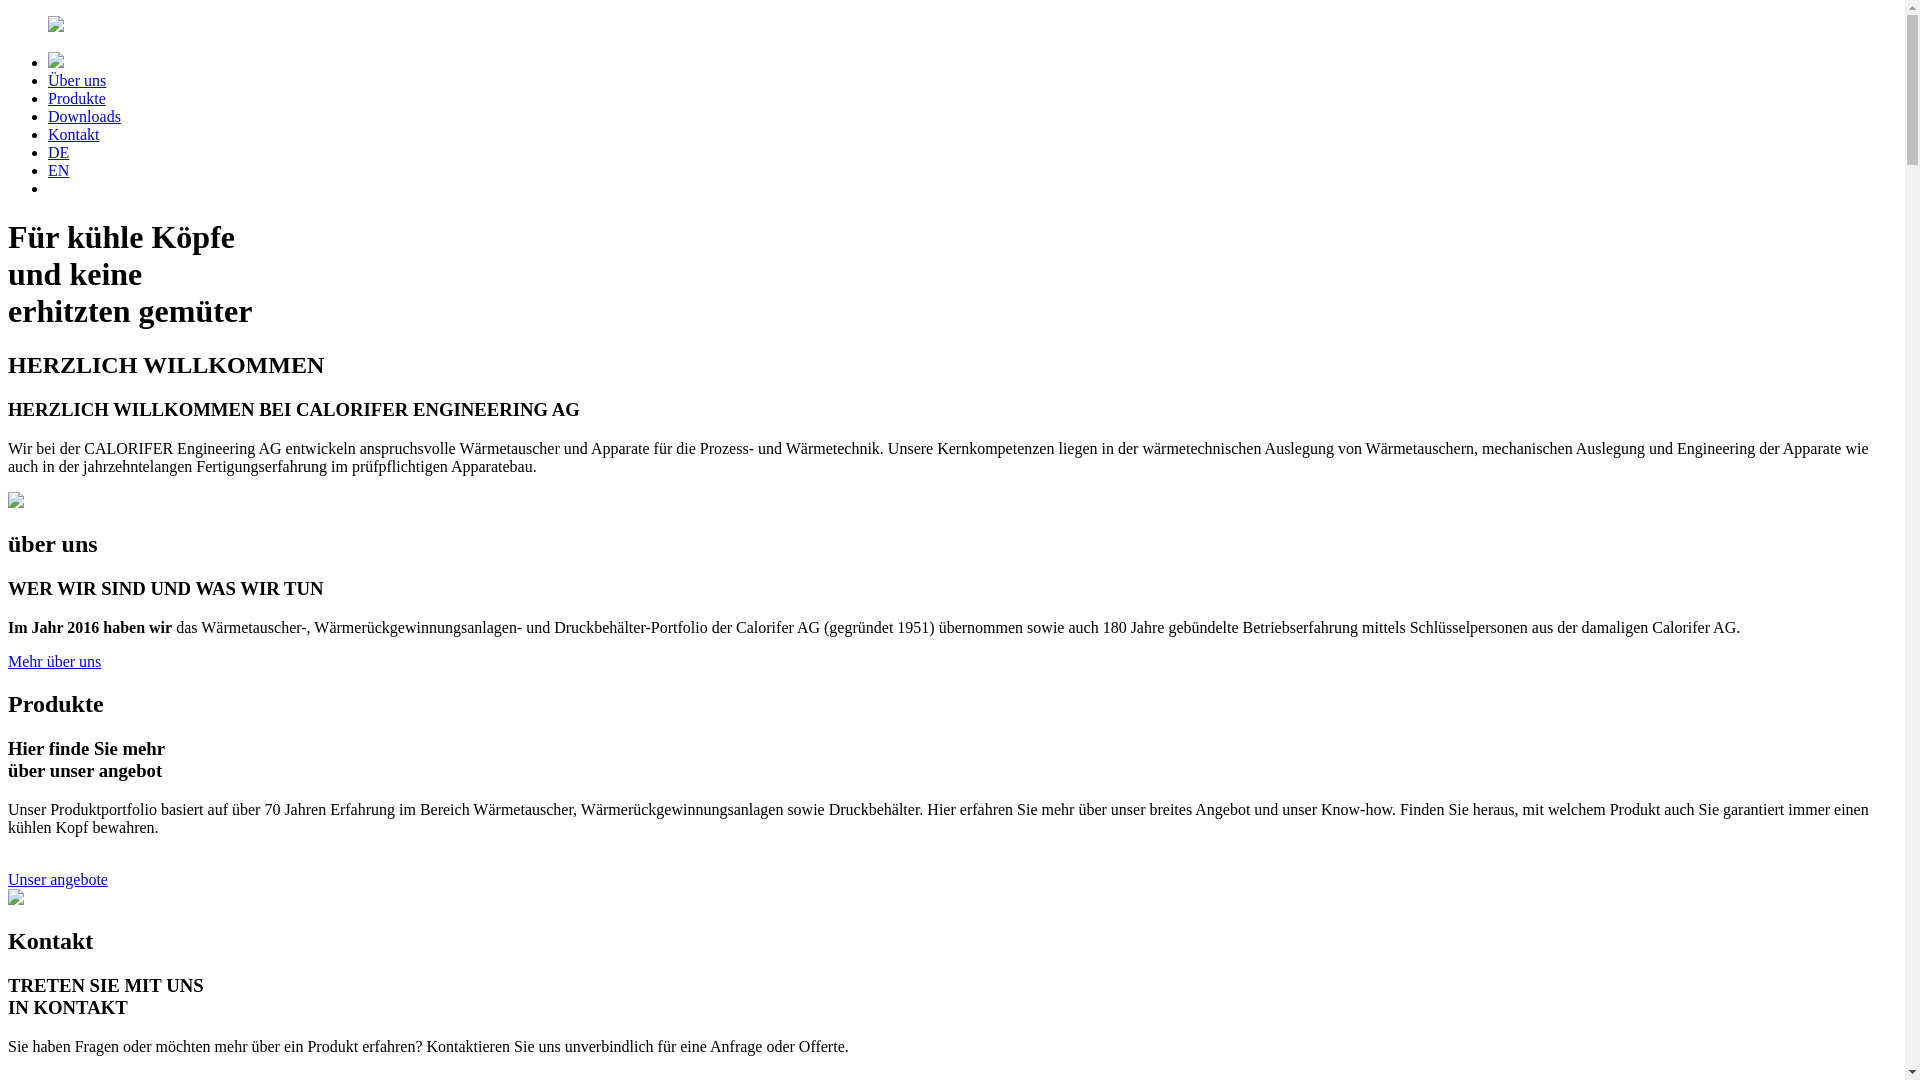 The width and height of the screenshot is (1920, 1080). Describe the element at coordinates (58, 151) in the screenshot. I see `'DE'` at that location.